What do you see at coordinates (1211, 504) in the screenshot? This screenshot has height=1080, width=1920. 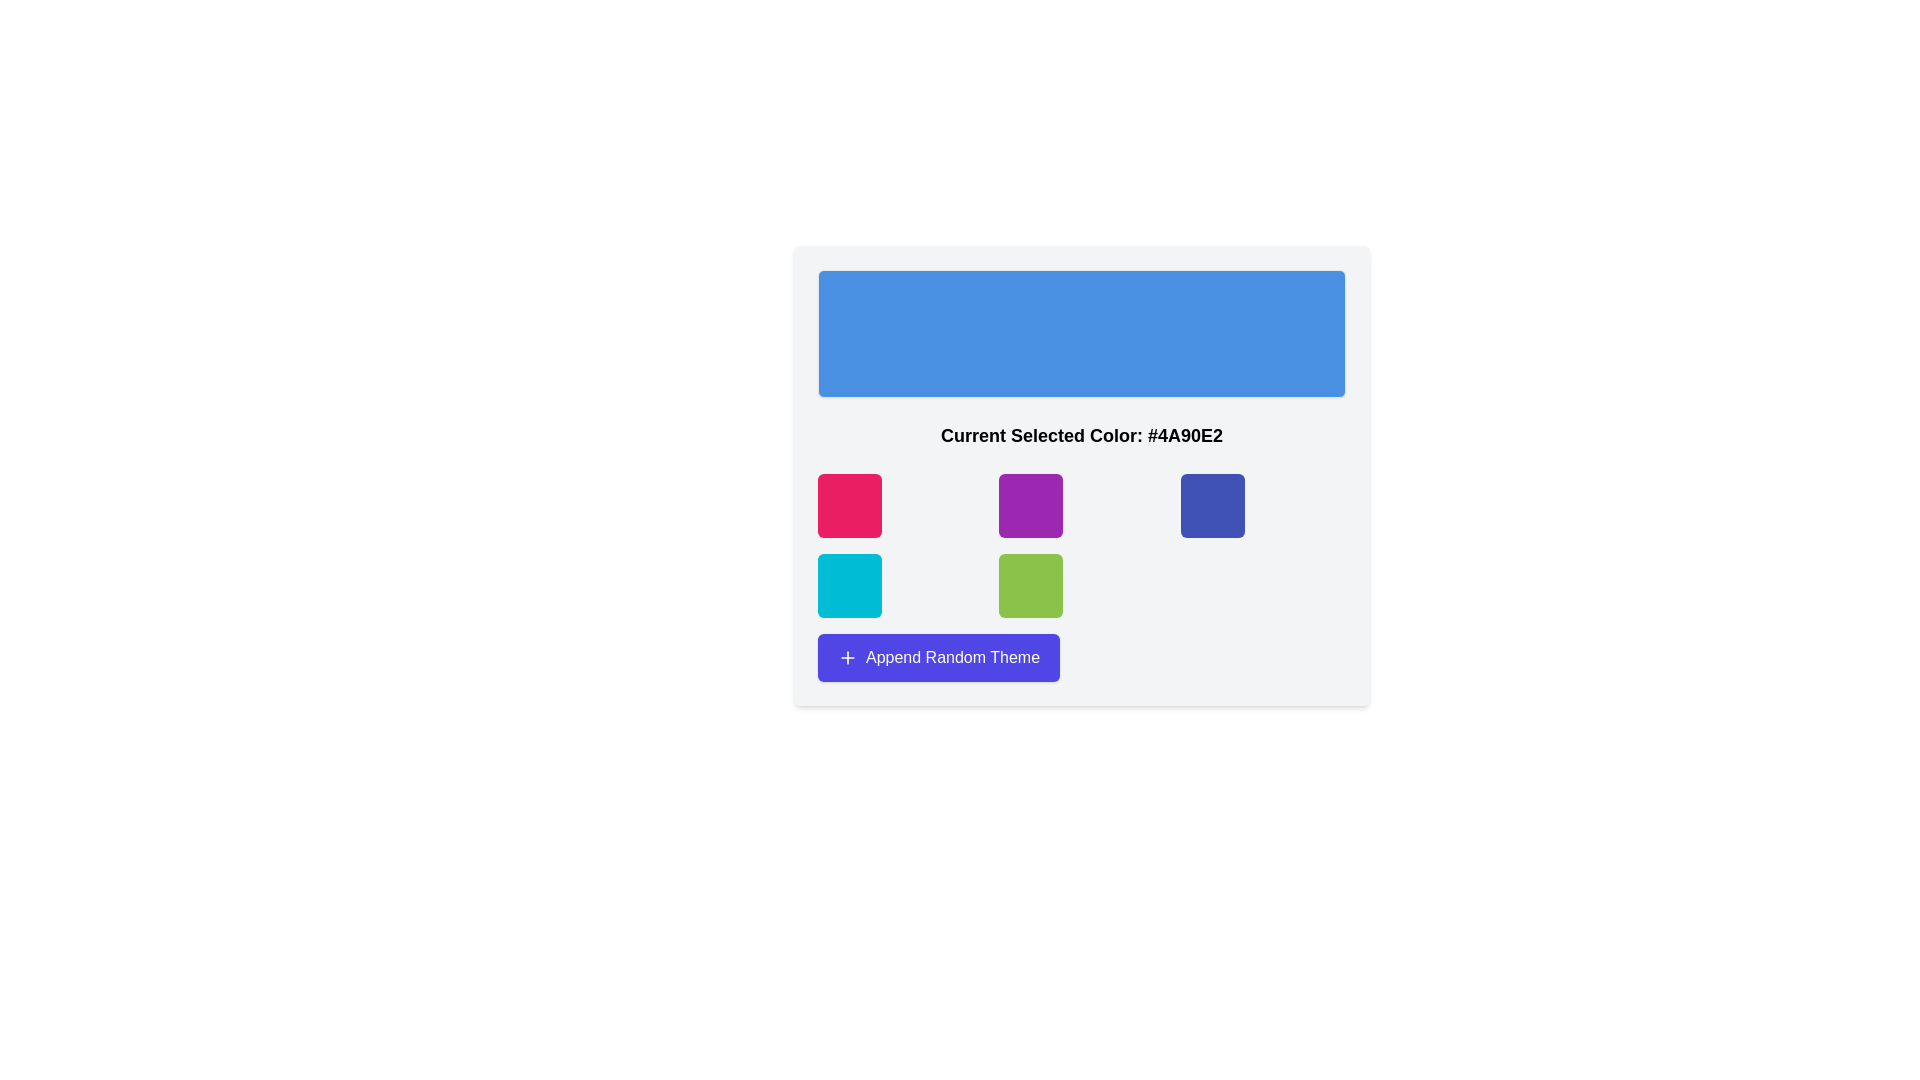 I see `the blue rounded square button located` at bounding box center [1211, 504].